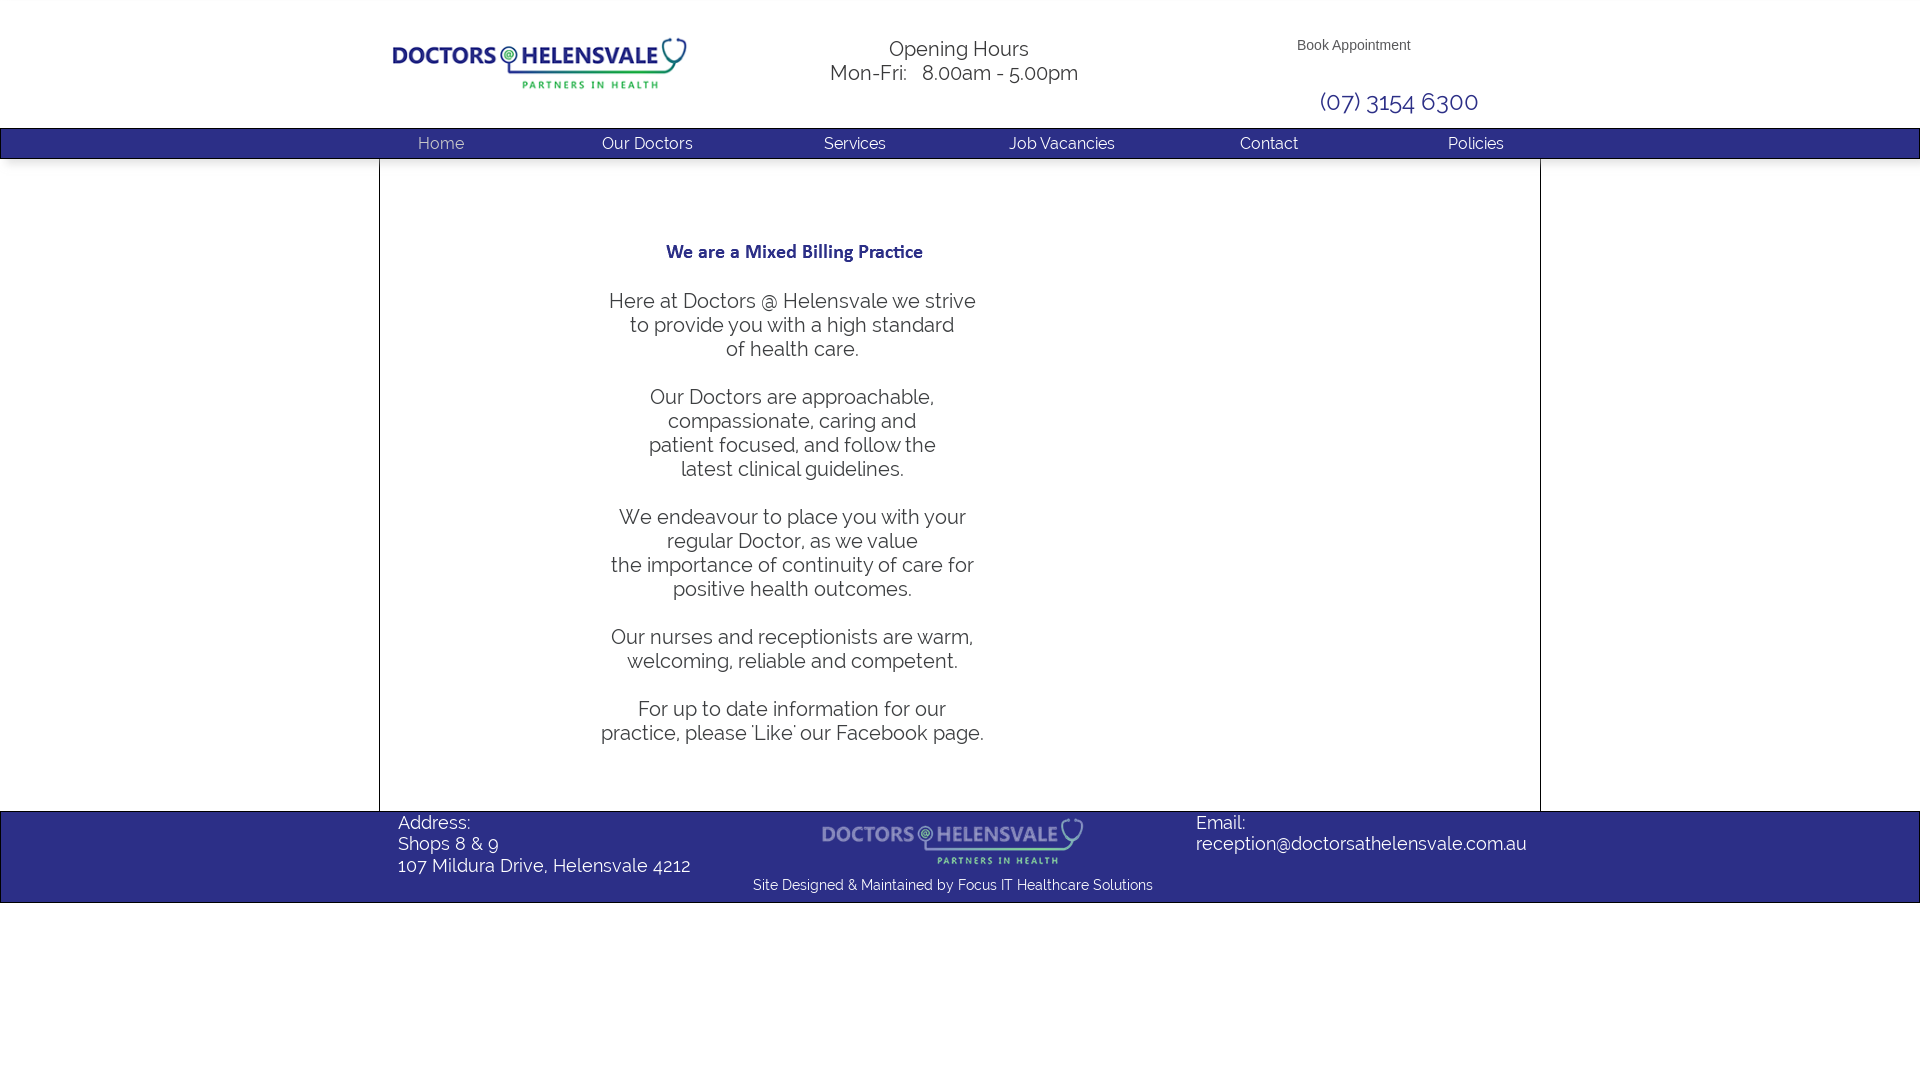 The image size is (1920, 1080). Describe the element at coordinates (1353, 45) in the screenshot. I see `'Book Appointment'` at that location.